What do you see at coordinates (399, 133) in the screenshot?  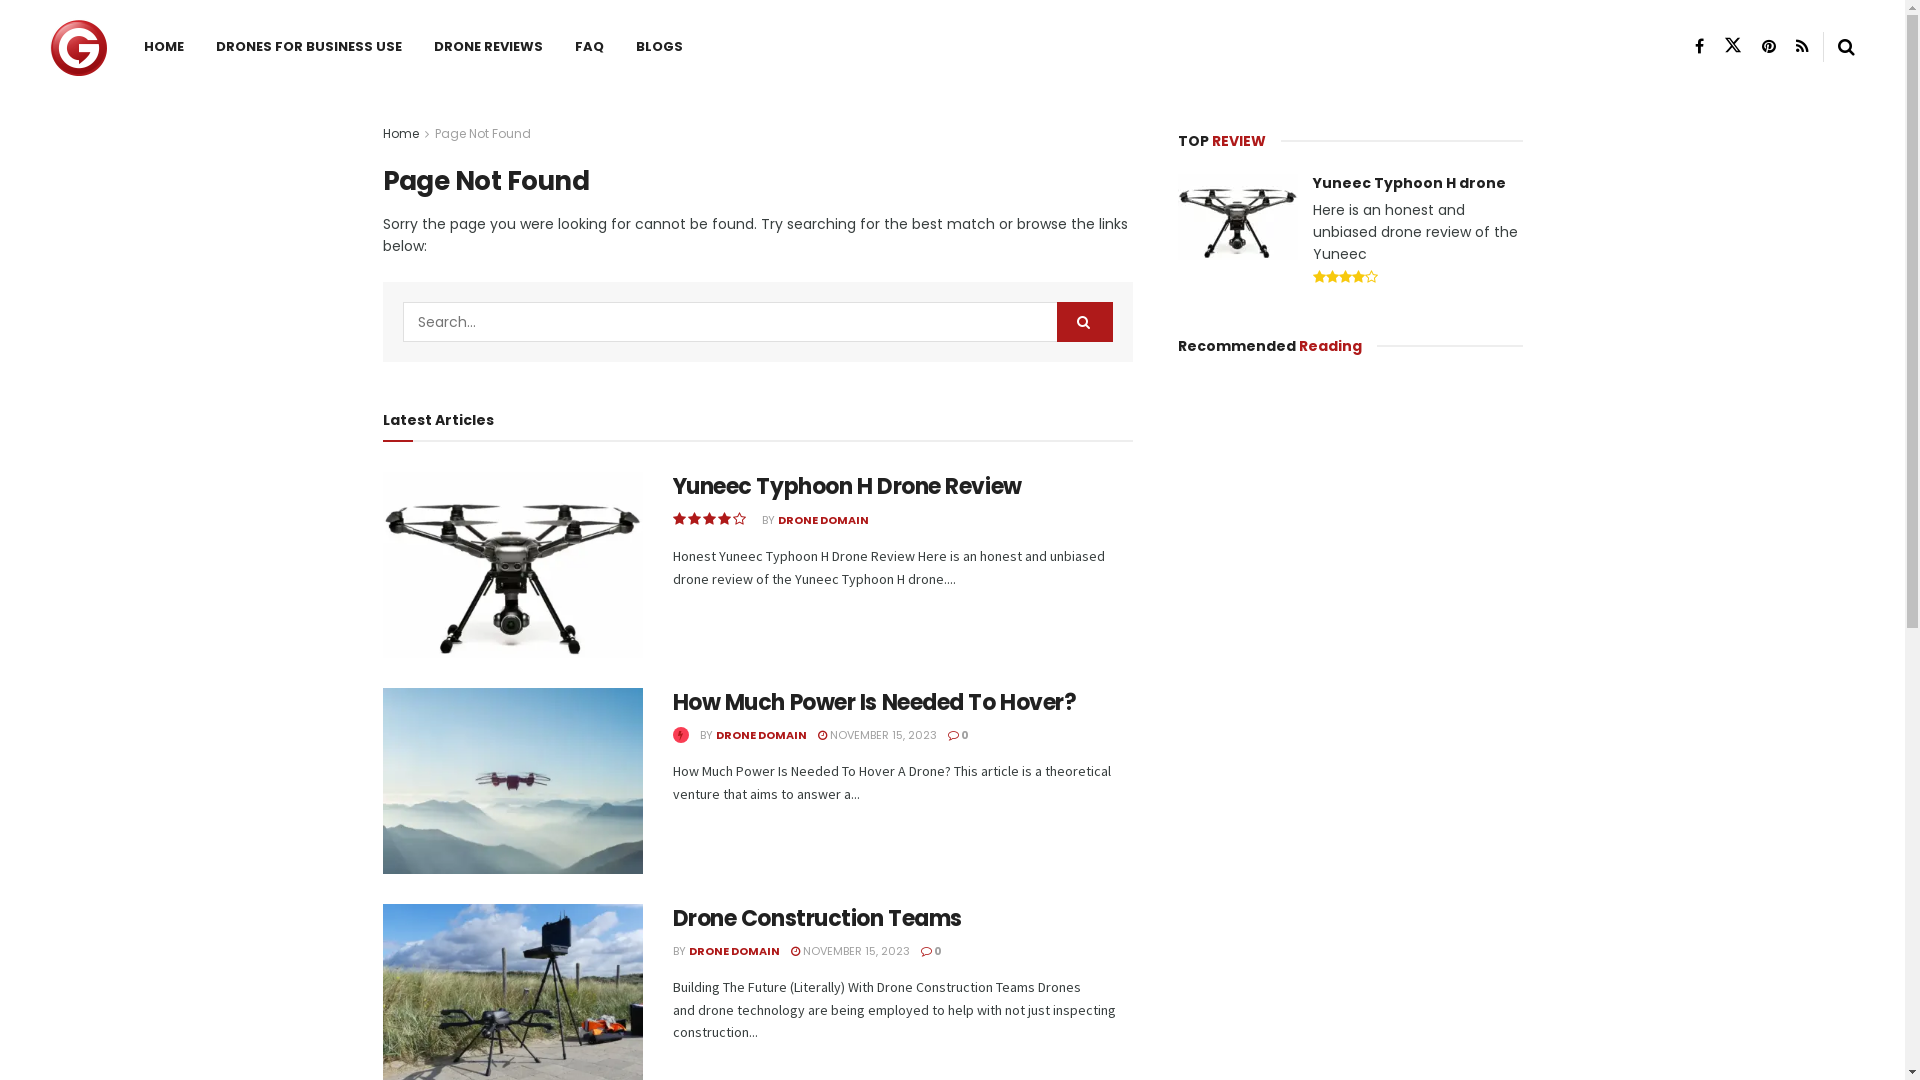 I see `'Home'` at bounding box center [399, 133].